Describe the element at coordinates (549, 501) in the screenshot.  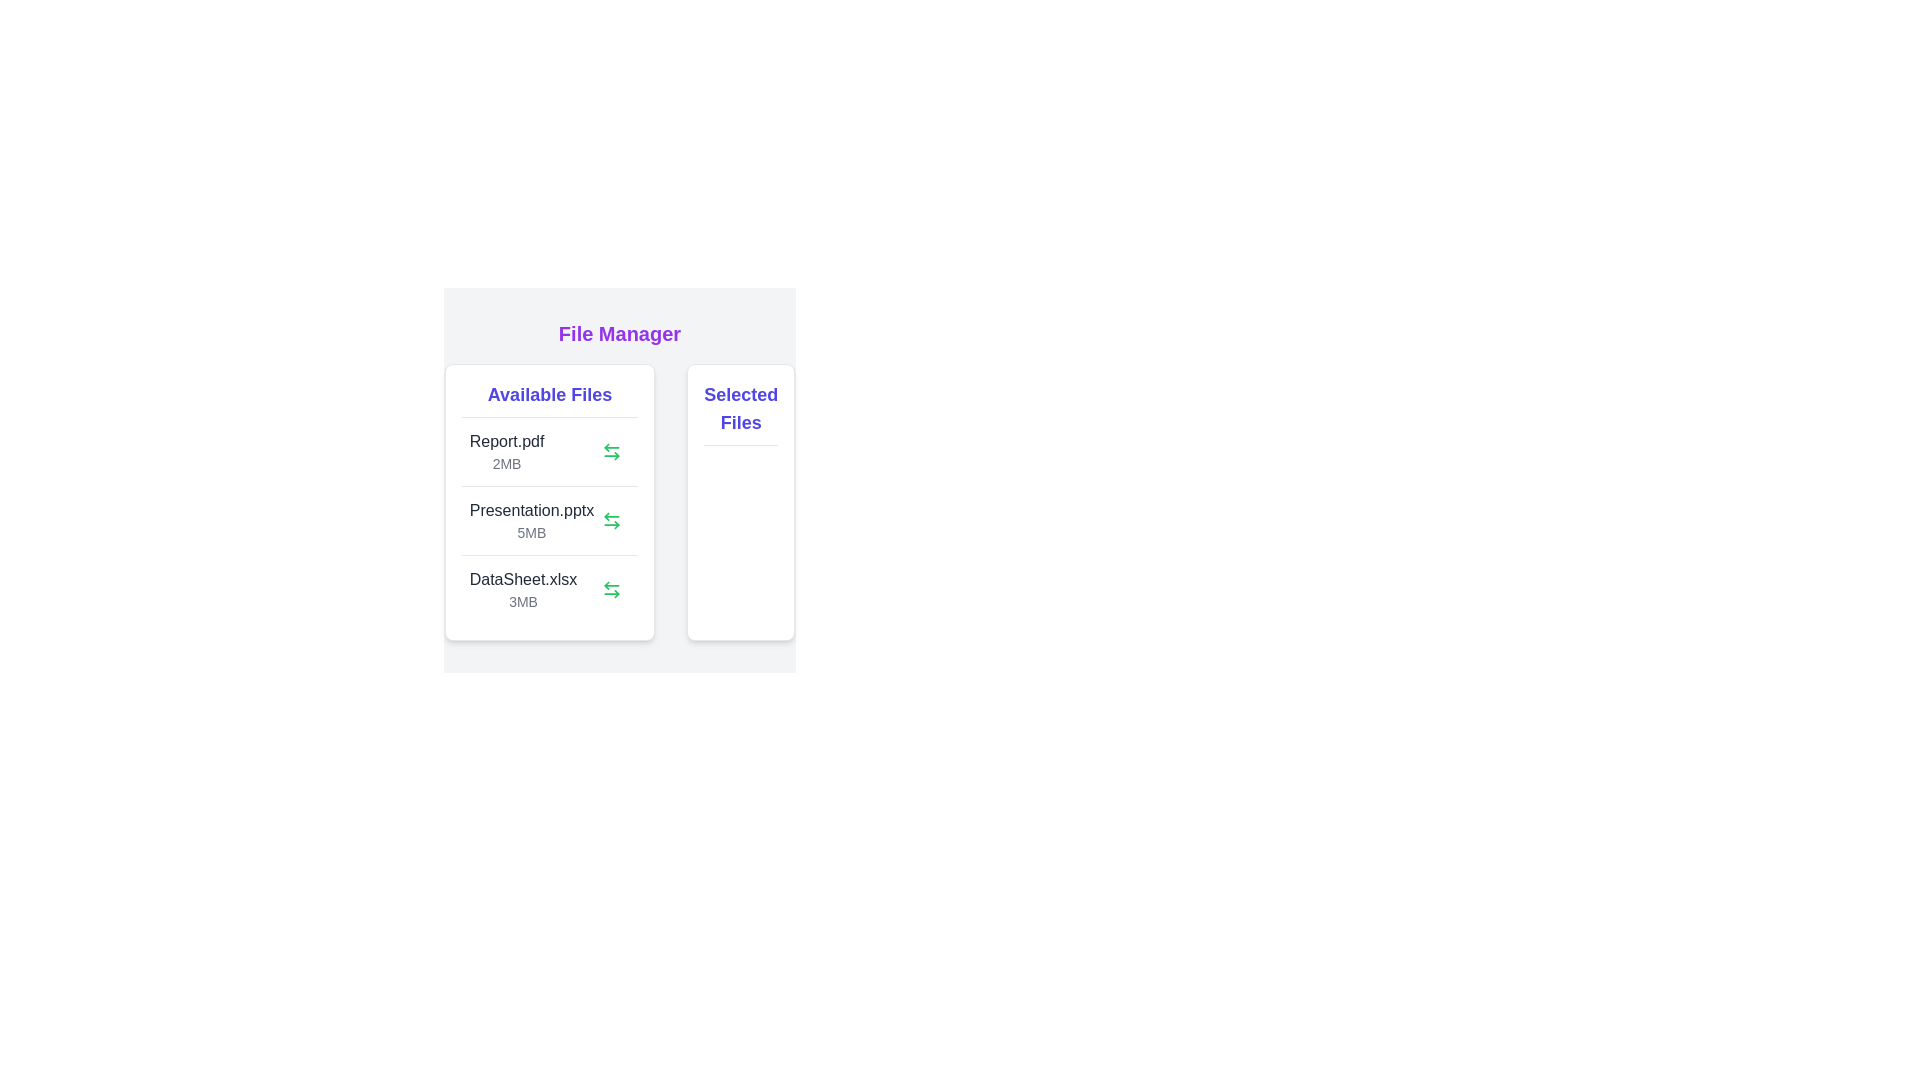
I see `the interactive green icon on the right side of the 'Available Files' section to transfer the file` at that location.